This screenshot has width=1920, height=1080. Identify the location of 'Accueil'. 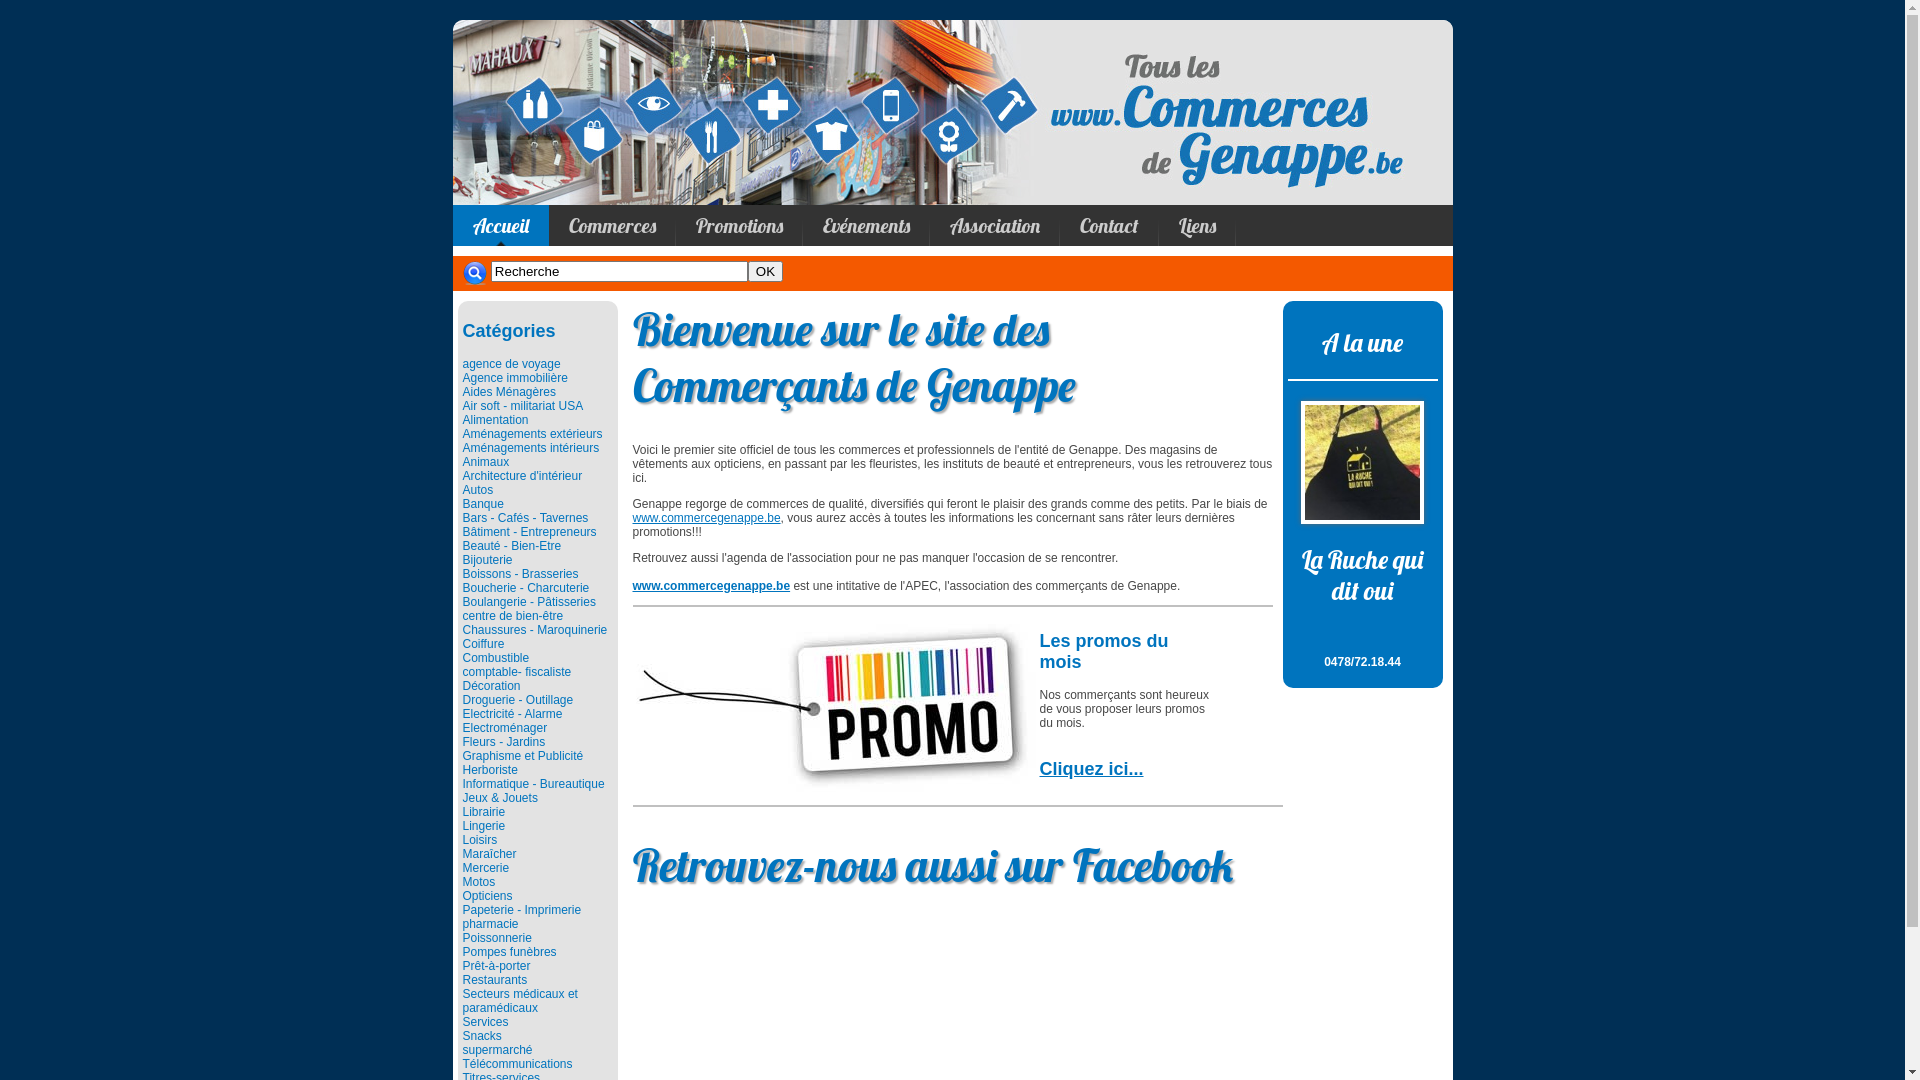
(499, 225).